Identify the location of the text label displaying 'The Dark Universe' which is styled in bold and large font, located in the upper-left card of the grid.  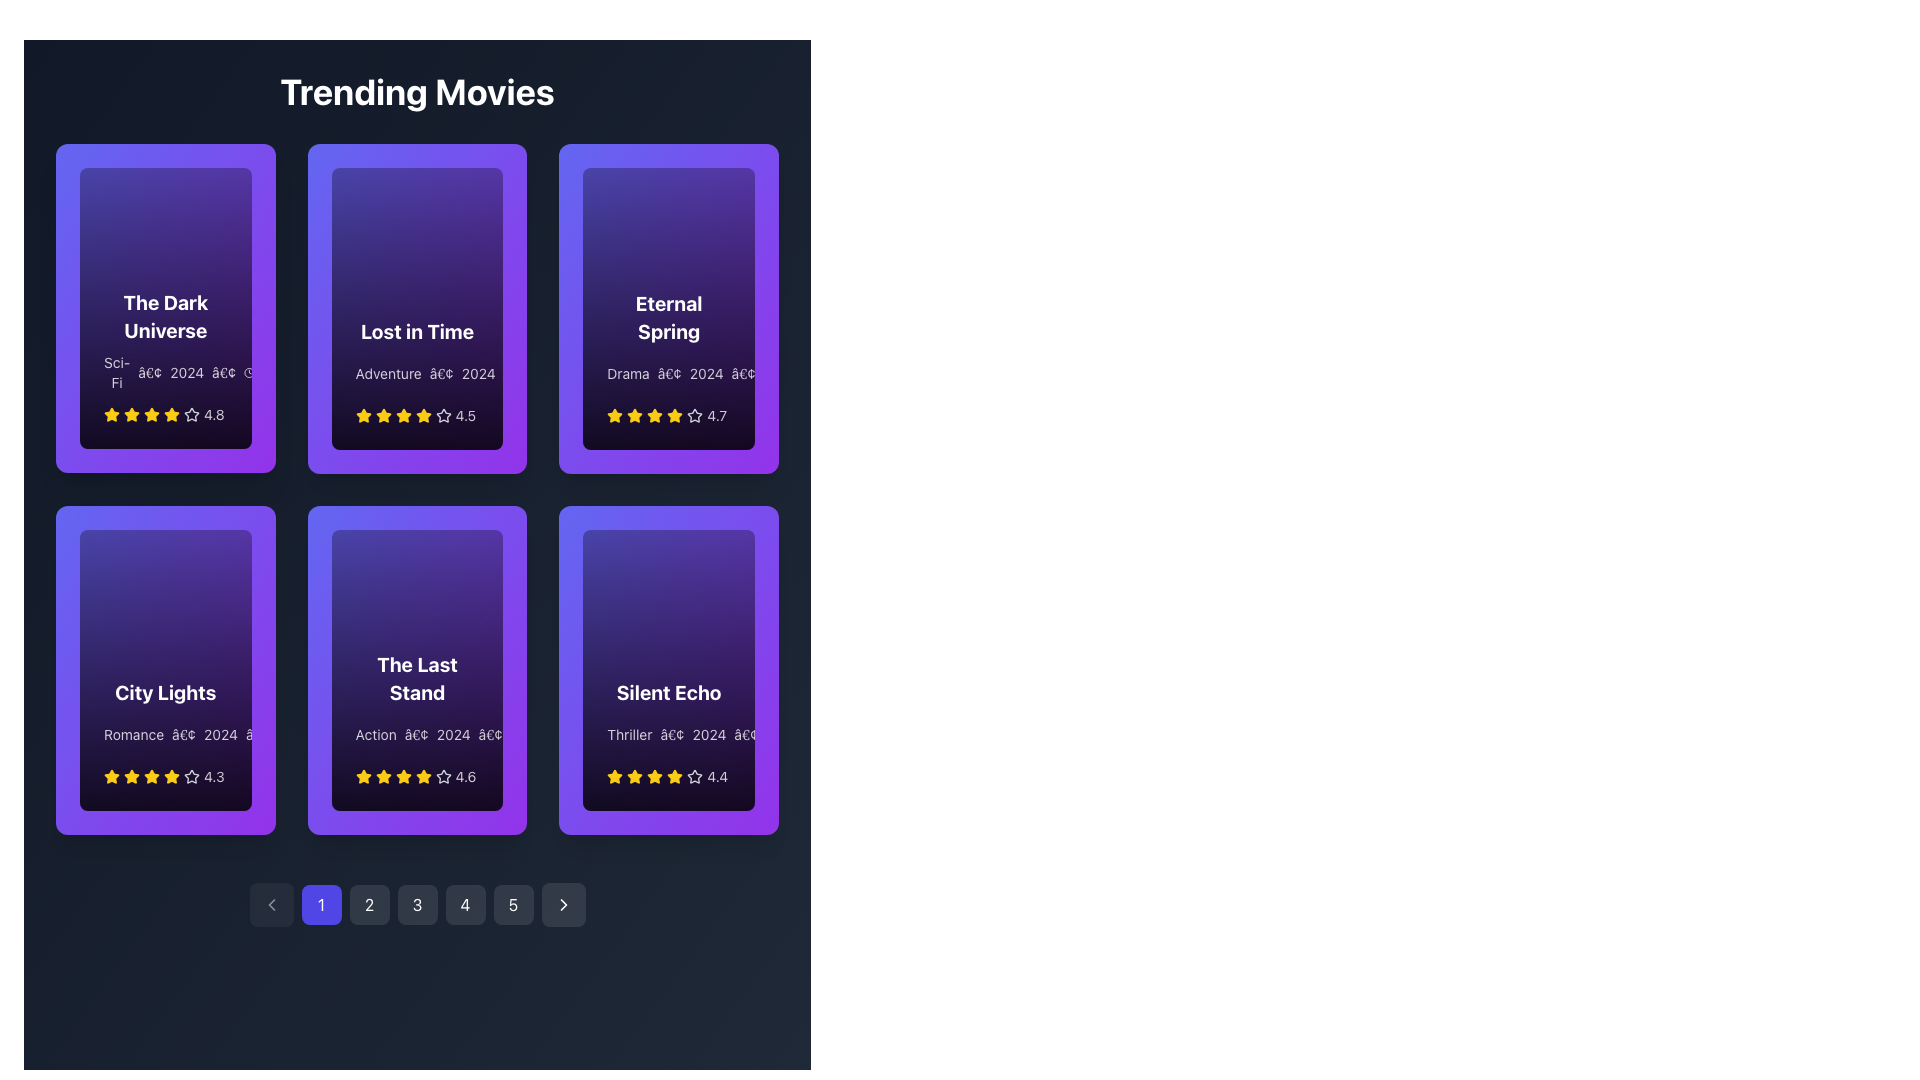
(165, 316).